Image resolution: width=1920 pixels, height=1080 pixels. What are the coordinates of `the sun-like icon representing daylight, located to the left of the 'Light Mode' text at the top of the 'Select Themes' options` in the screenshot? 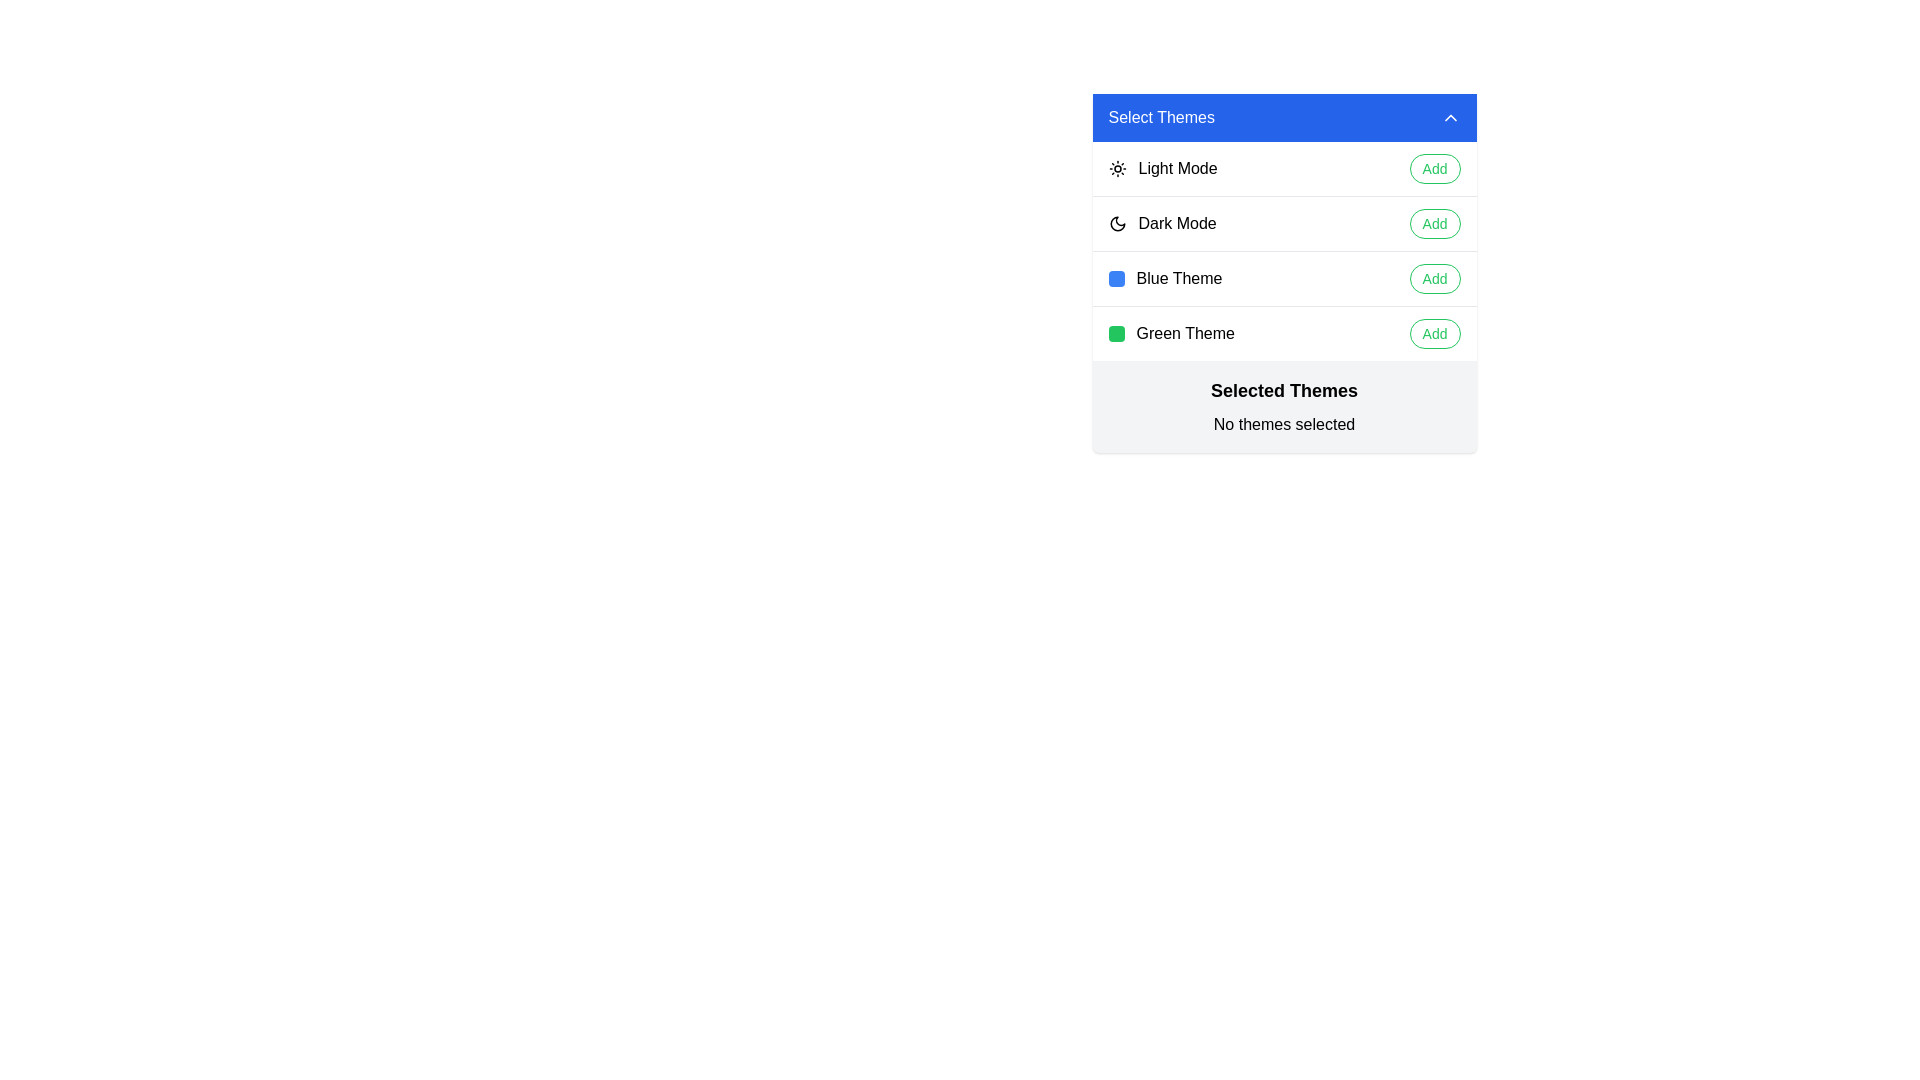 It's located at (1116, 168).